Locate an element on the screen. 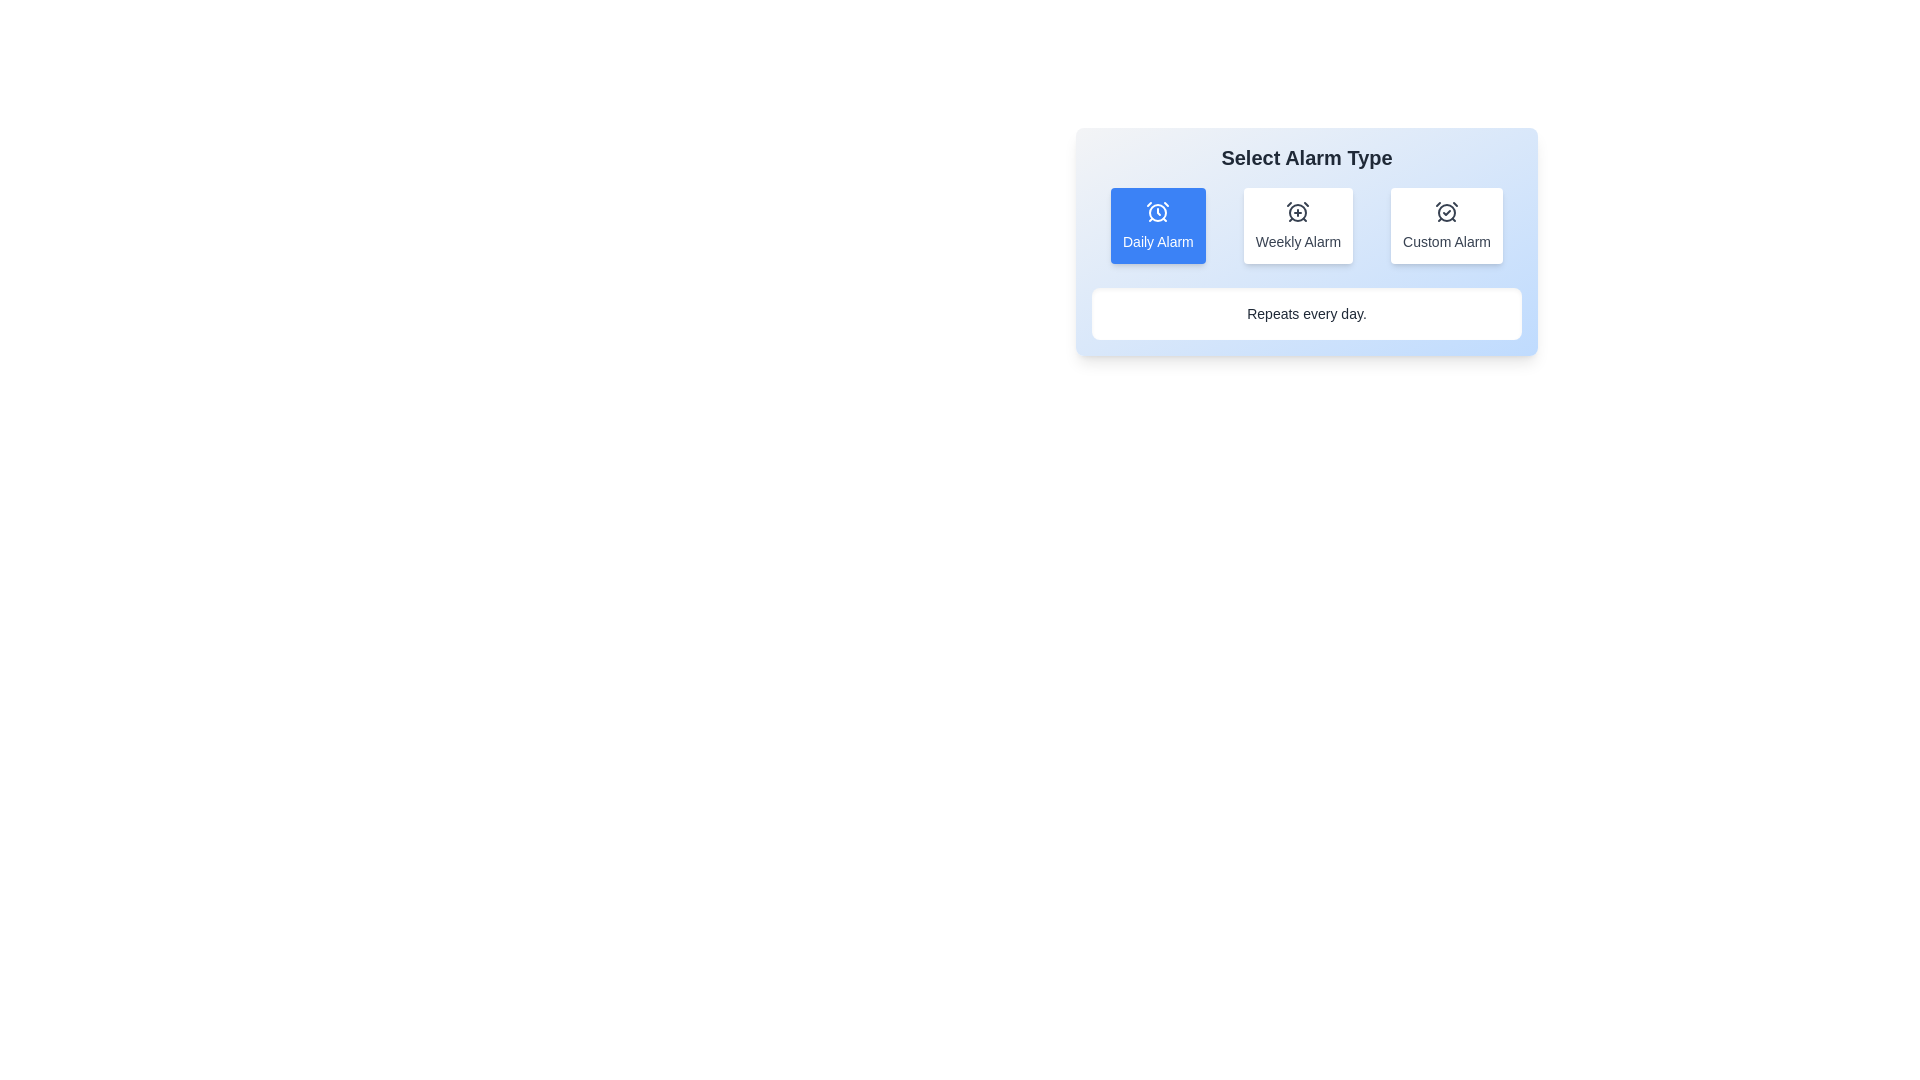 Image resolution: width=1920 pixels, height=1080 pixels. the Custom Alarm button to see its hover effect is located at coordinates (1447, 225).